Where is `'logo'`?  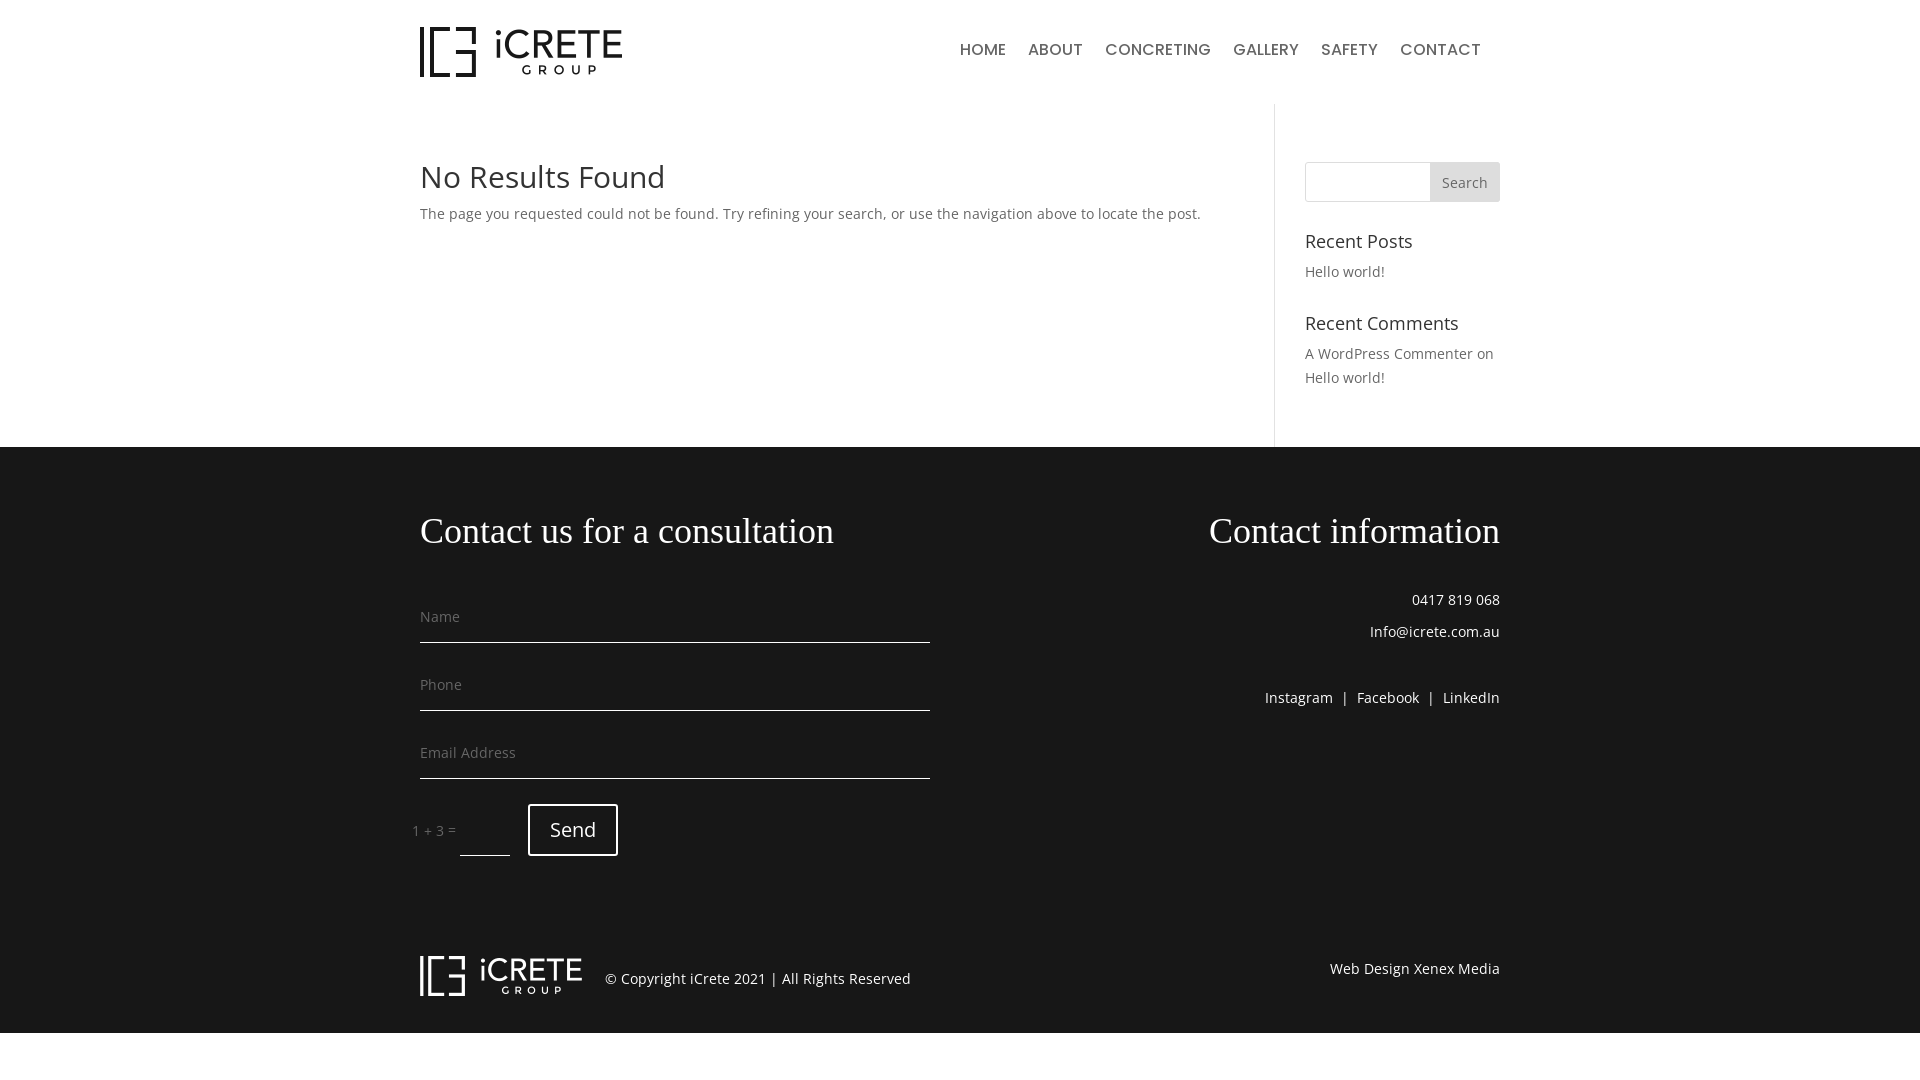
'logo' is located at coordinates (521, 50).